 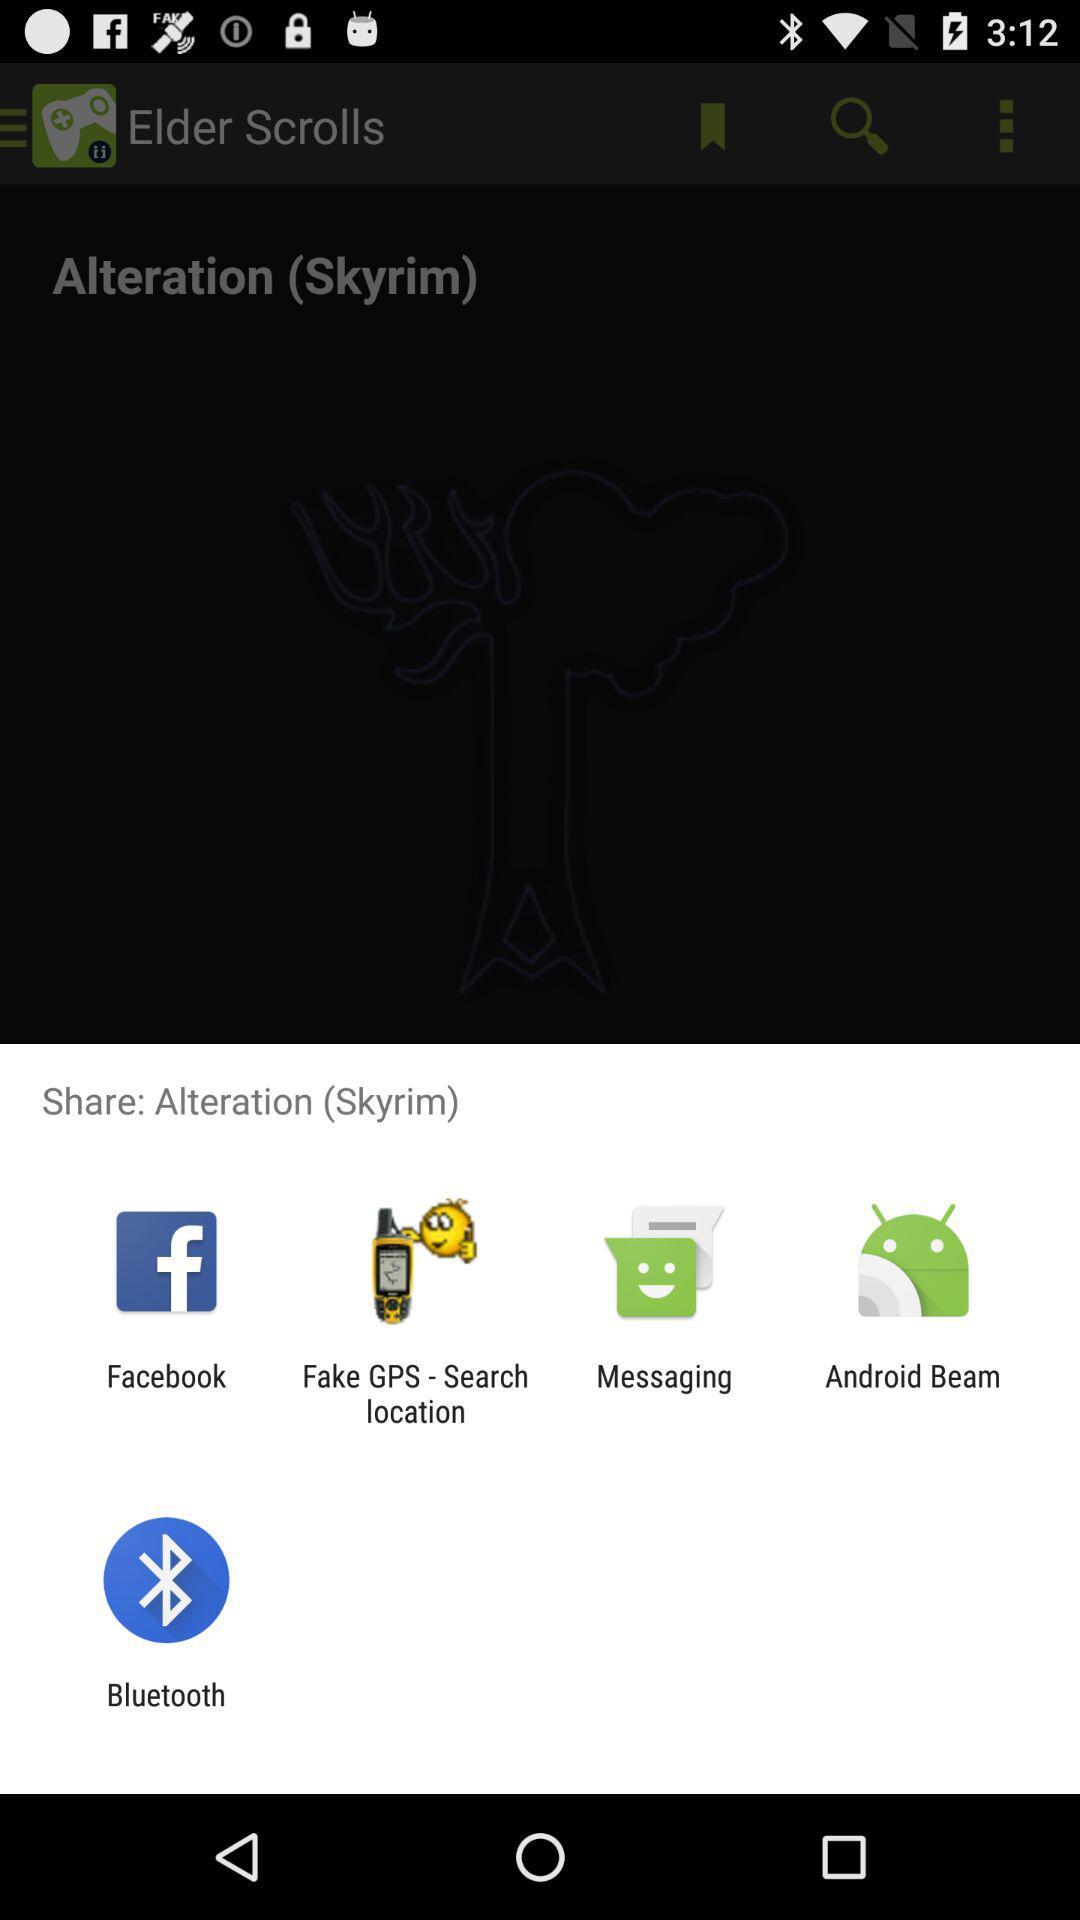 What do you see at coordinates (165, 1392) in the screenshot?
I see `the app to the left of fake gps search app` at bounding box center [165, 1392].